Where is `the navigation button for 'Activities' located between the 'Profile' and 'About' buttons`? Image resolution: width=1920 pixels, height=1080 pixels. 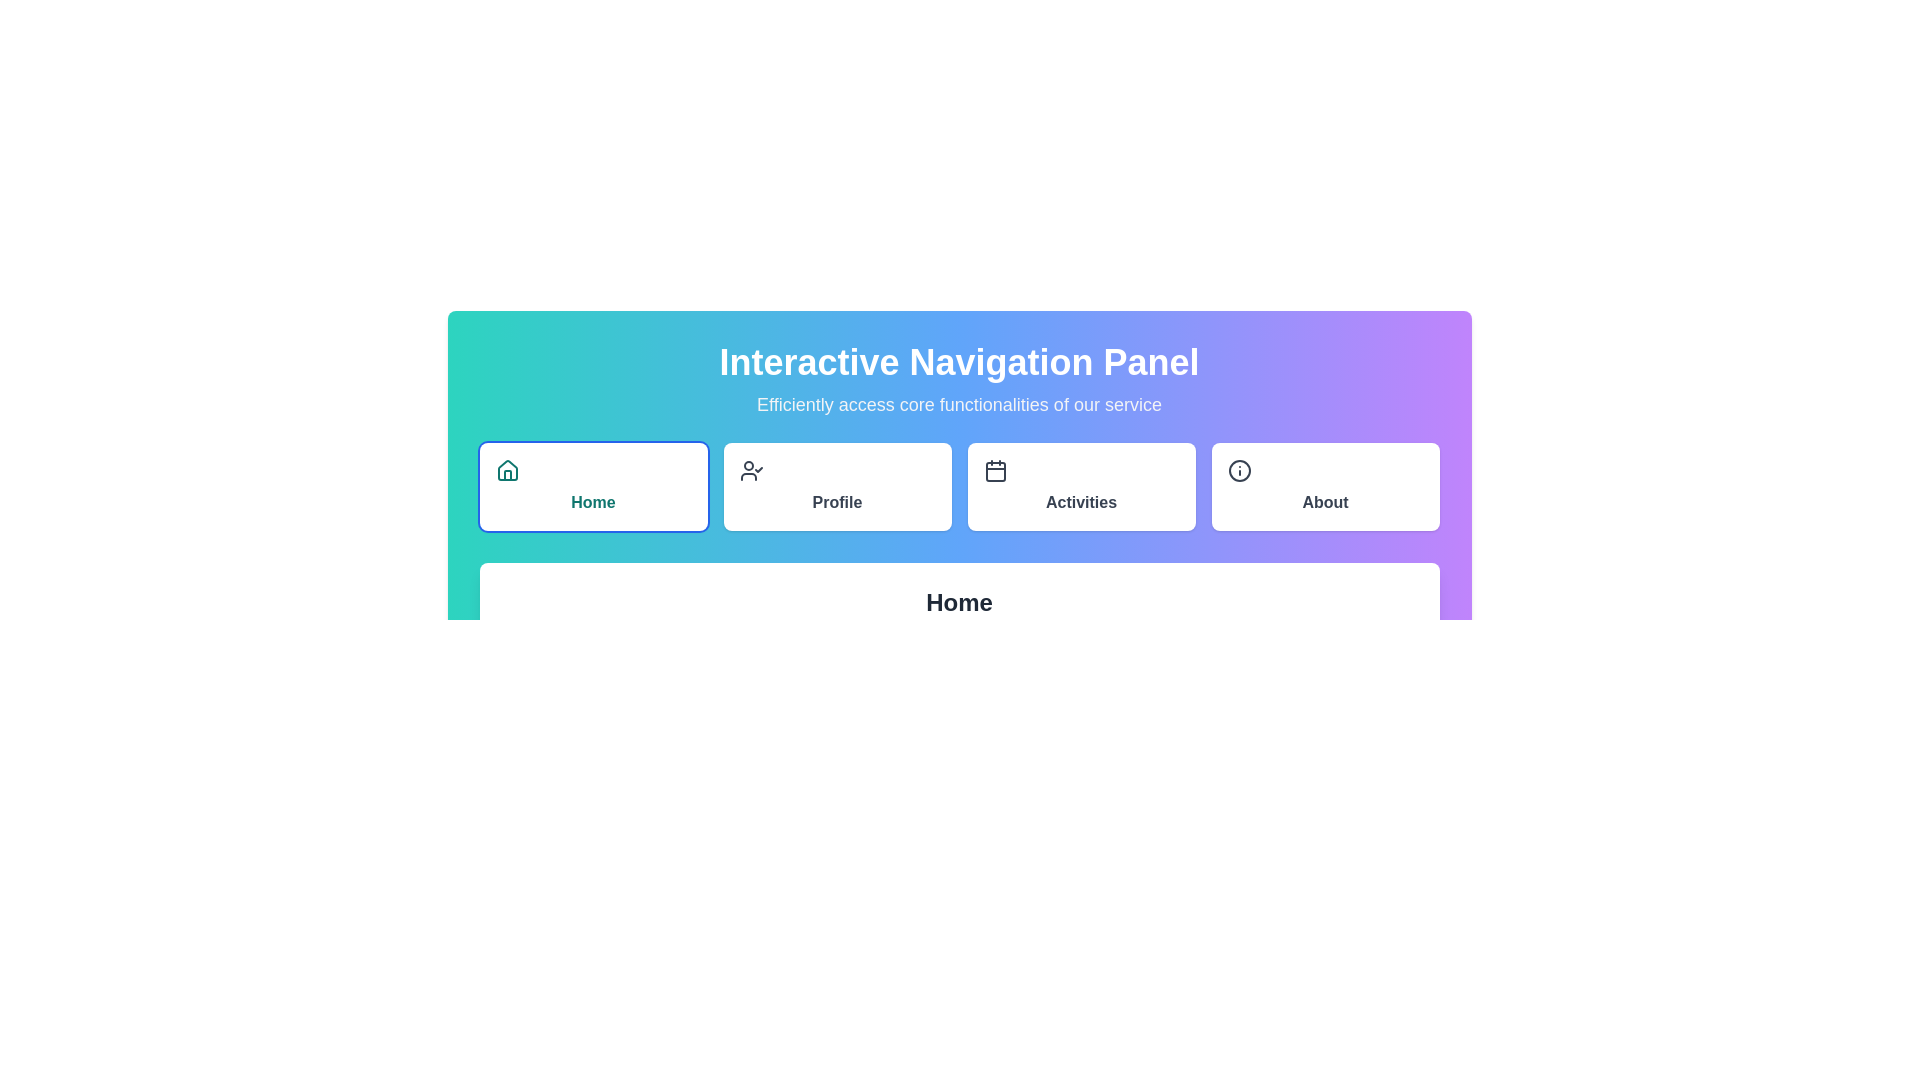
the navigation button for 'Activities' located between the 'Profile' and 'About' buttons is located at coordinates (1080, 486).